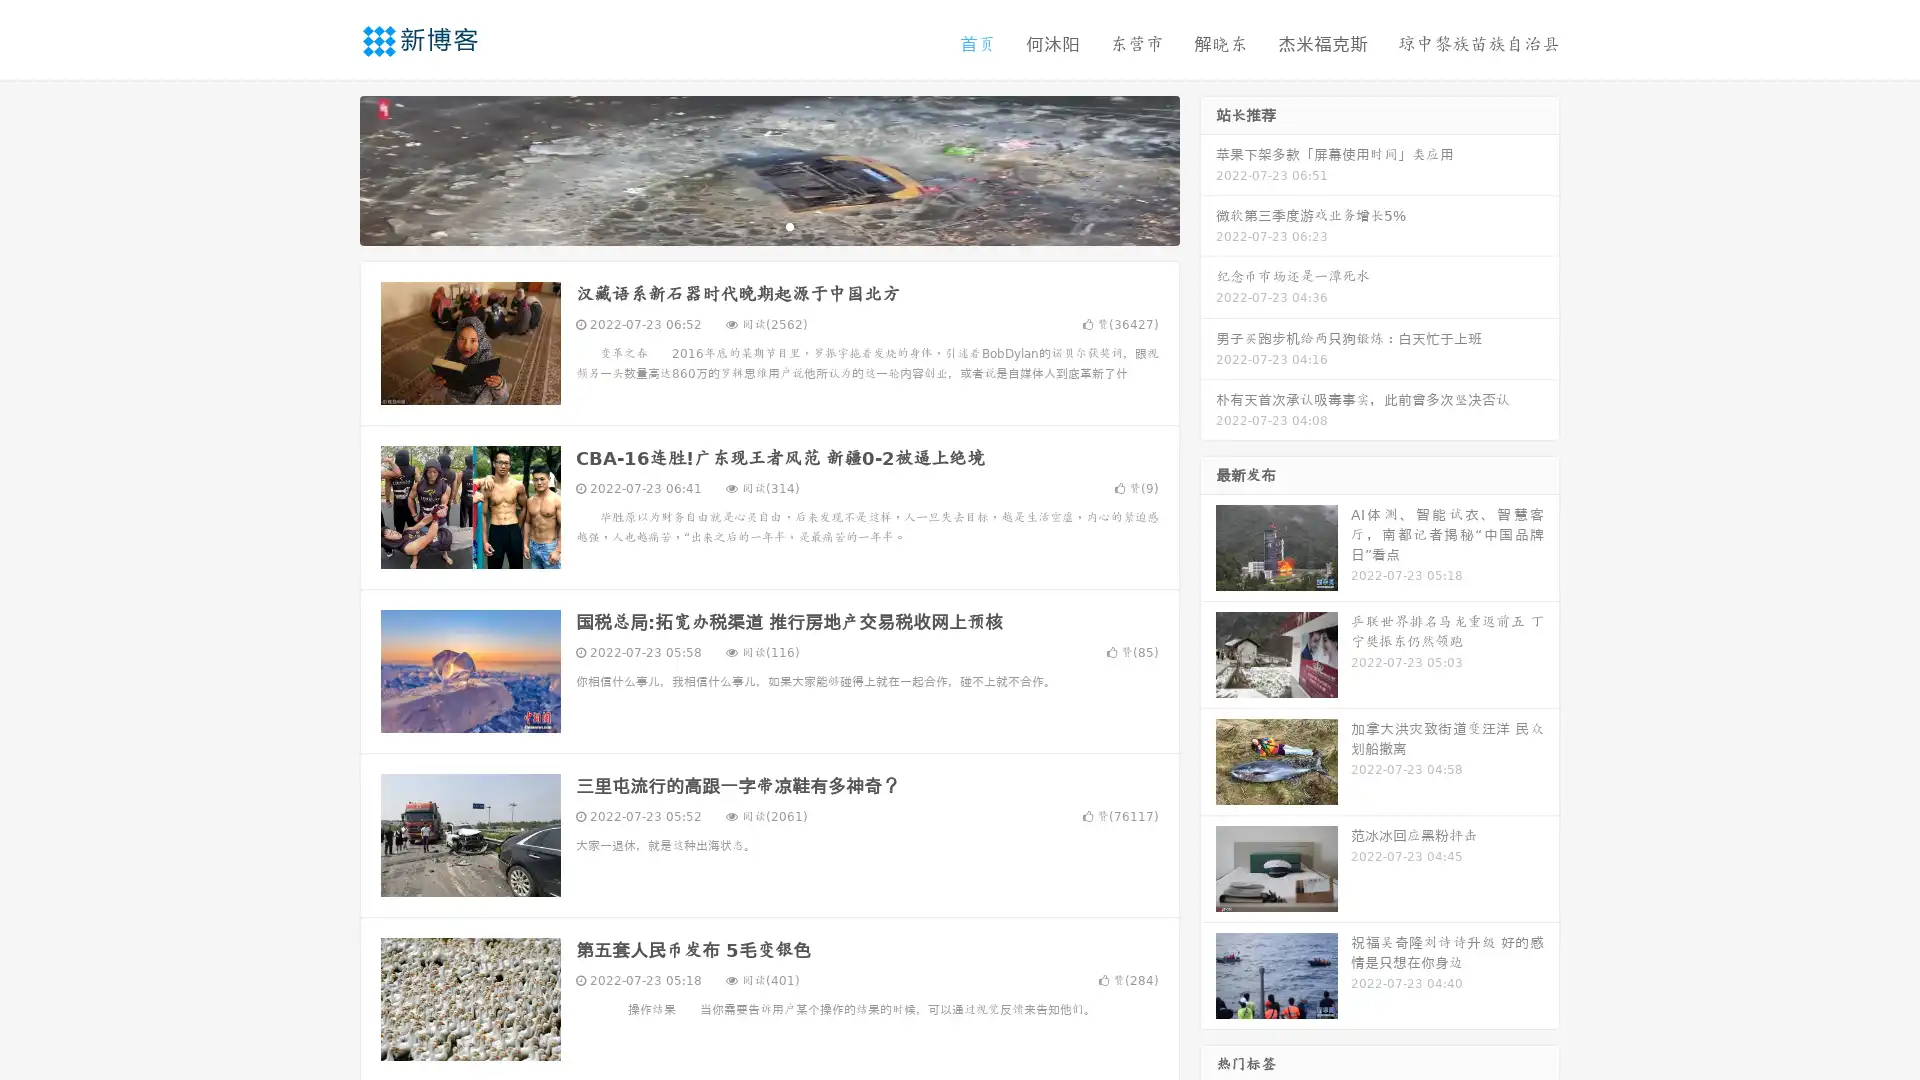 This screenshot has height=1080, width=1920. I want to click on Previous slide, so click(330, 168).